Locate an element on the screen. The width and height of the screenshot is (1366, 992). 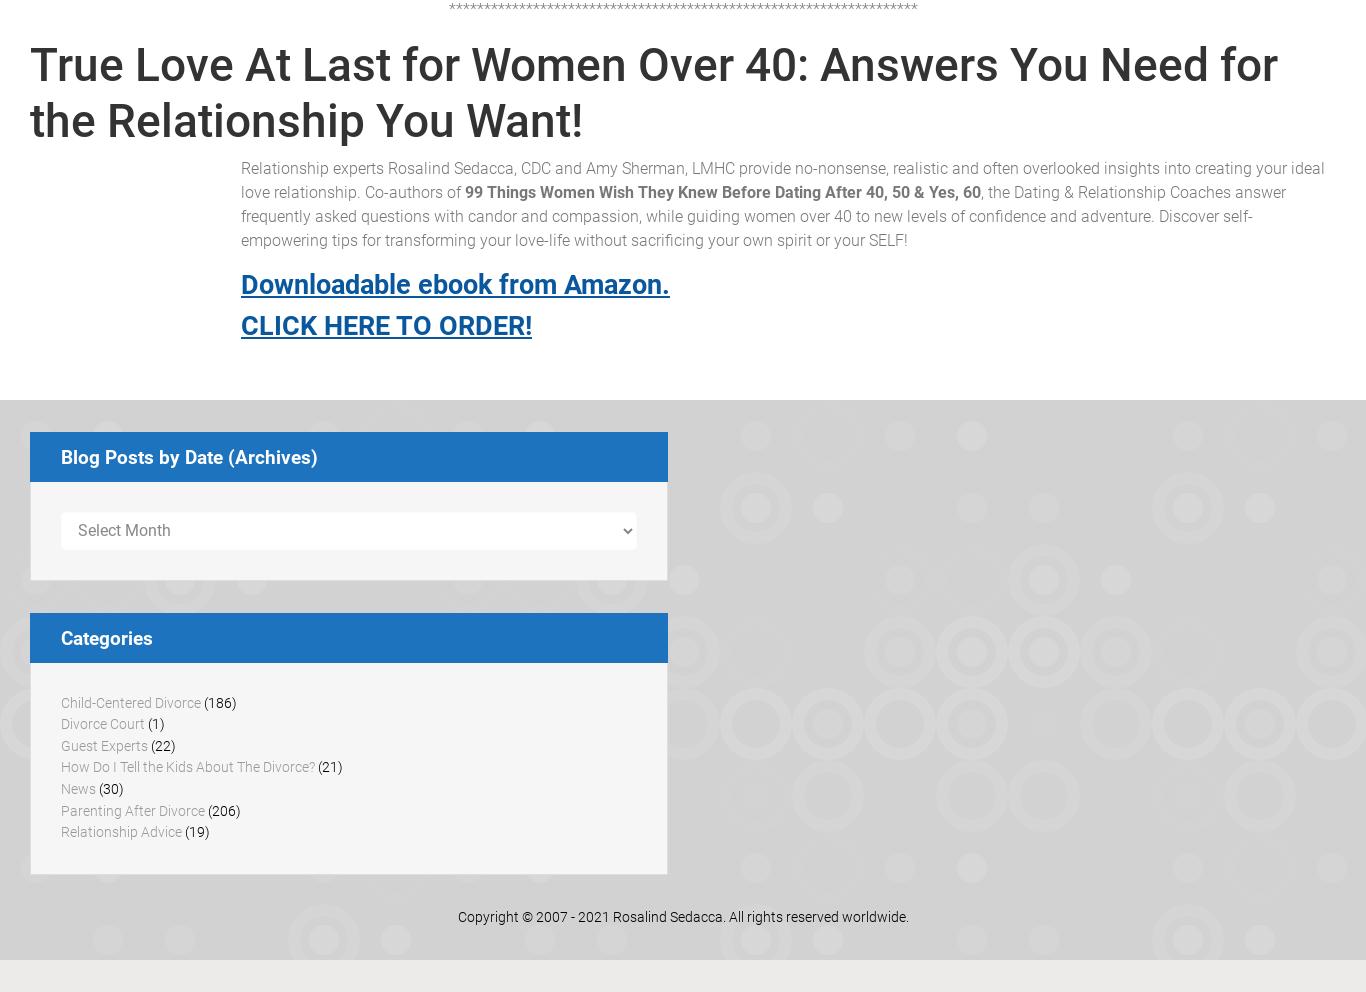
'Parenting After Divorce' is located at coordinates (132, 810).